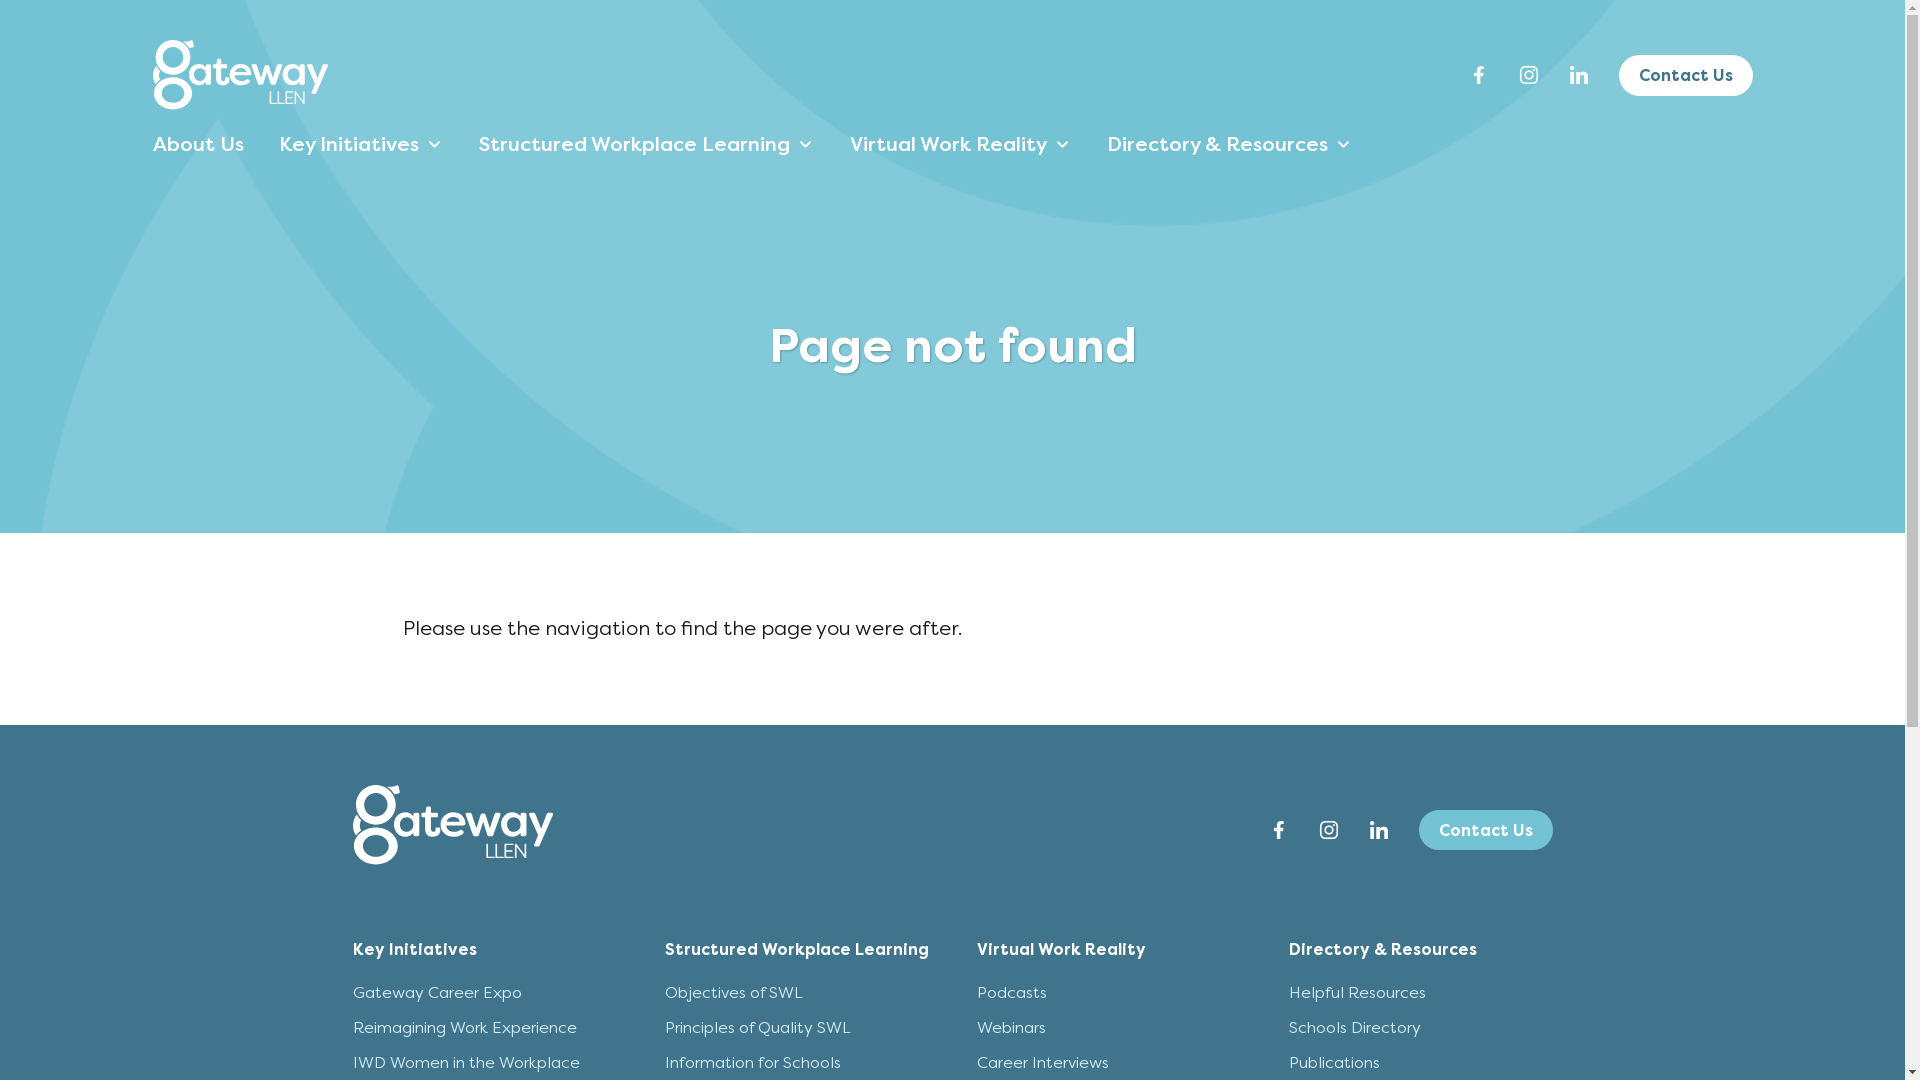 This screenshot has height=1080, width=1920. I want to click on 'IWD Women in the Workplace', so click(464, 1061).